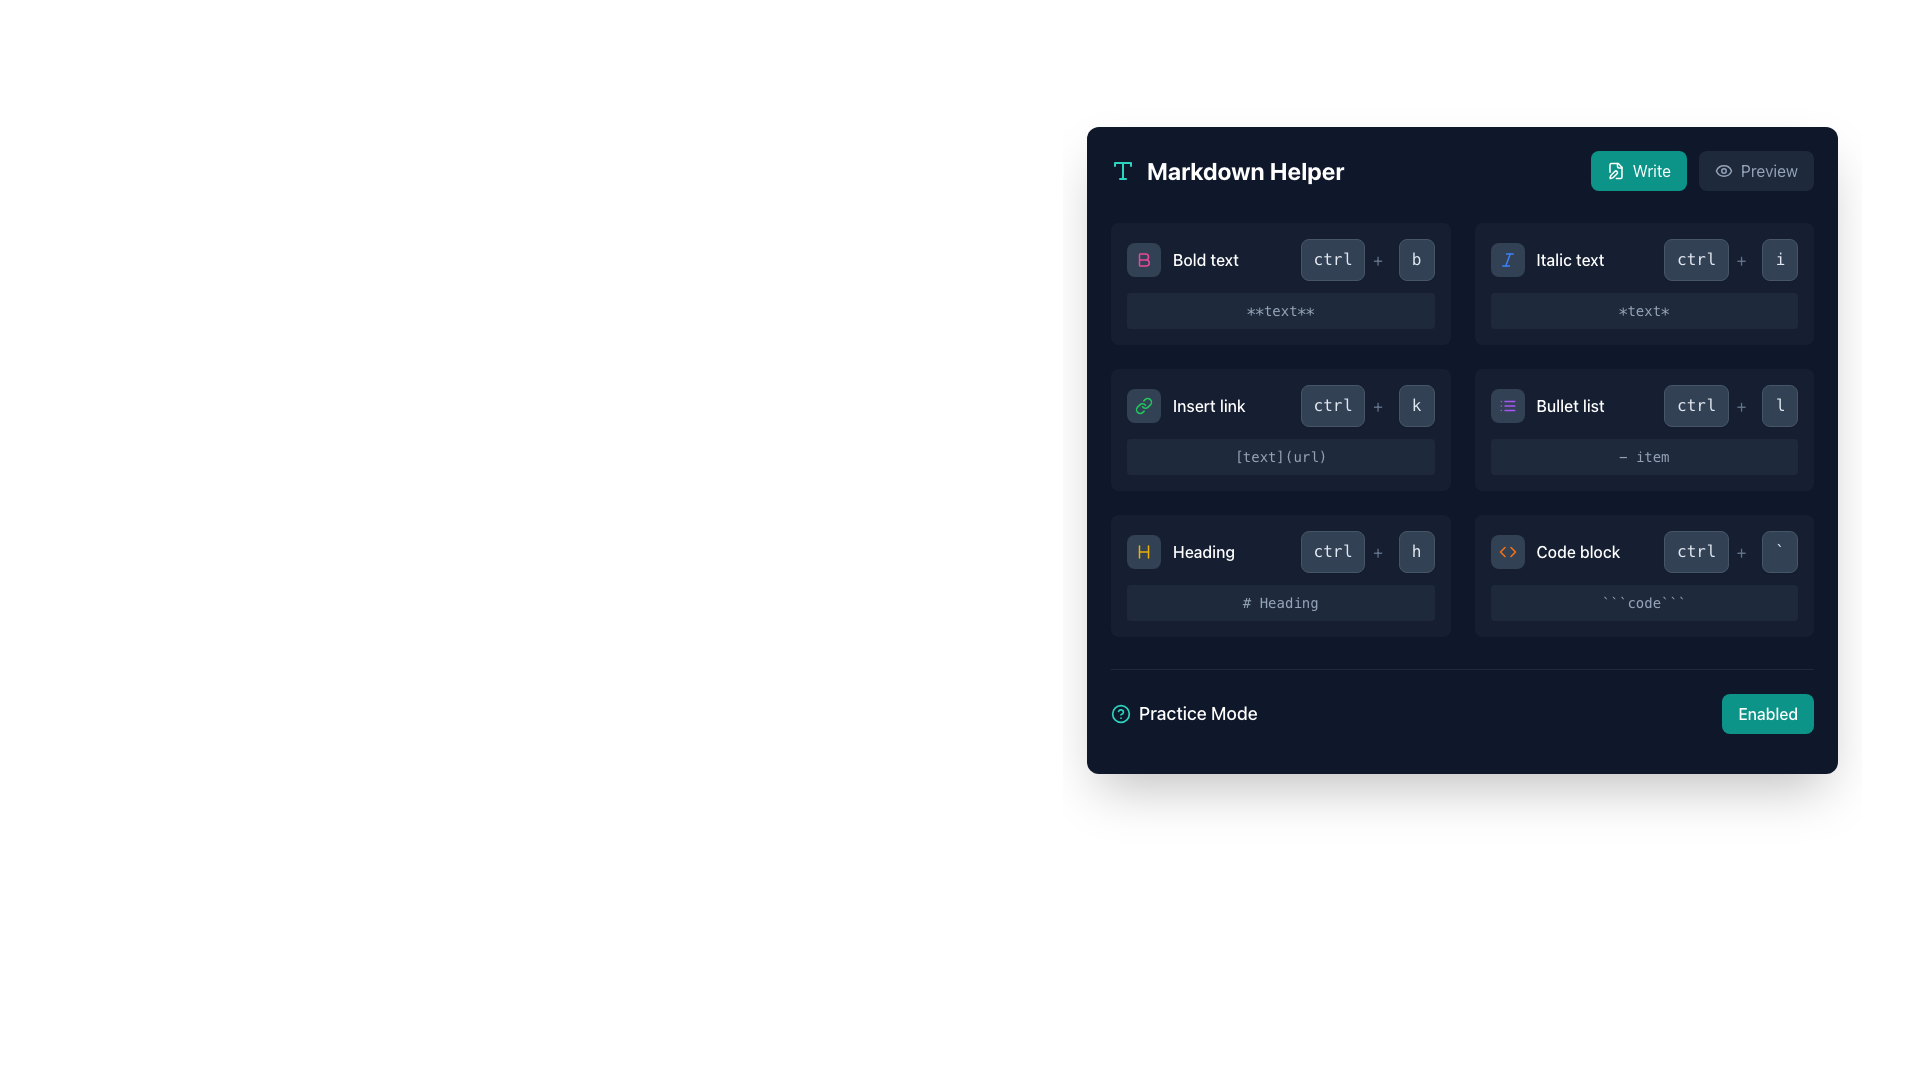  What do you see at coordinates (1507, 258) in the screenshot?
I see `the 'Italic text' icon located in the button within the 'Markdown Helper' panel` at bounding box center [1507, 258].